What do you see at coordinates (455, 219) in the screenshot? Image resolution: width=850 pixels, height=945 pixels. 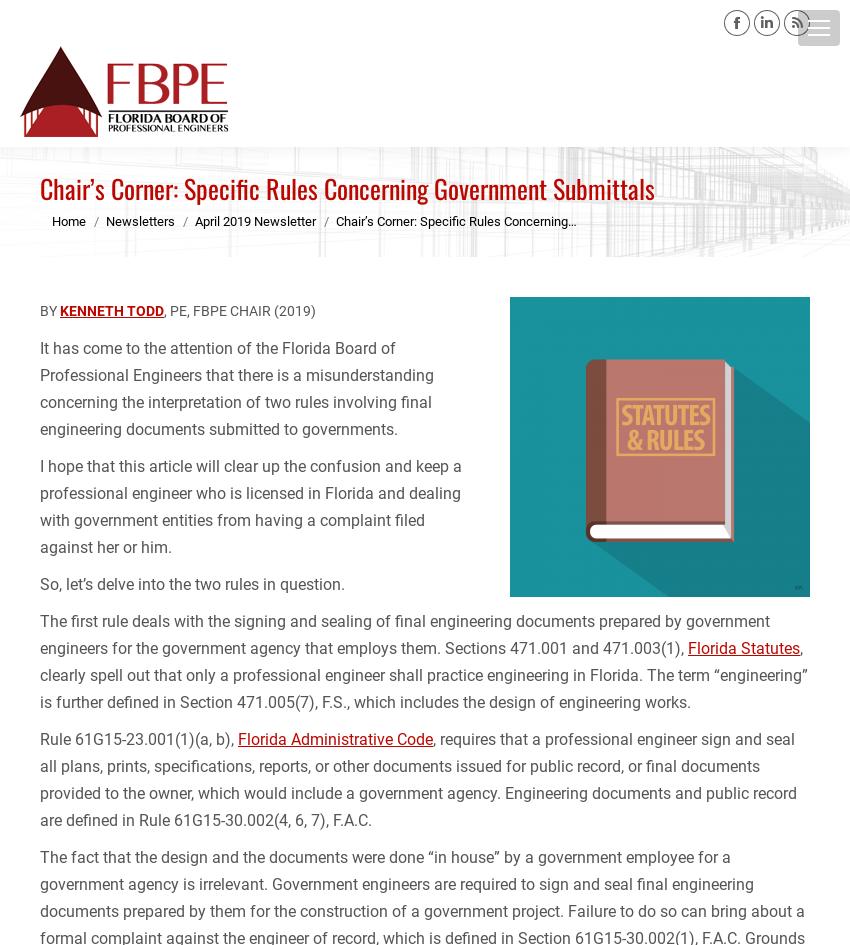 I see `'Chair’s Corner: Specific Rules Concerning…'` at bounding box center [455, 219].